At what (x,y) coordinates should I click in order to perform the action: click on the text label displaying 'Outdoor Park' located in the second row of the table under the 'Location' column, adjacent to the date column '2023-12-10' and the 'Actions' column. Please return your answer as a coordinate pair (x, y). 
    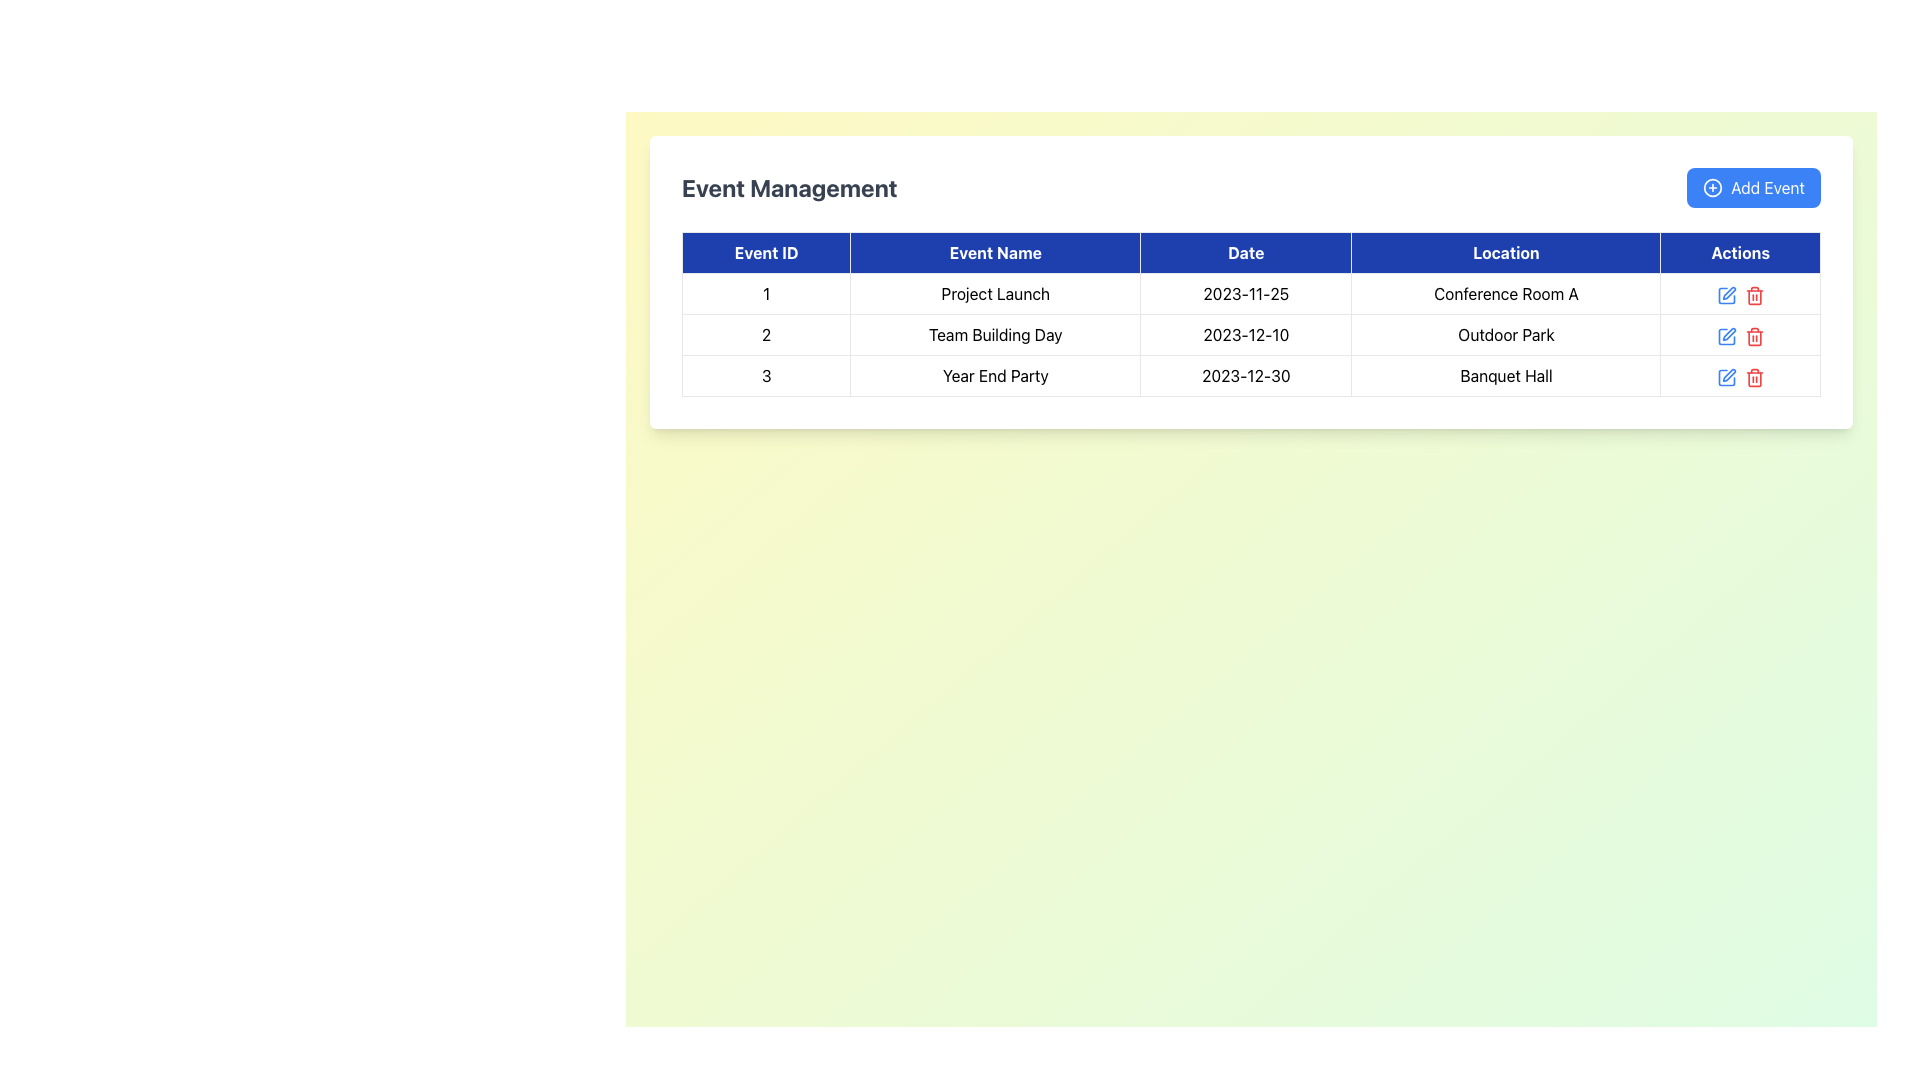
    Looking at the image, I should click on (1506, 334).